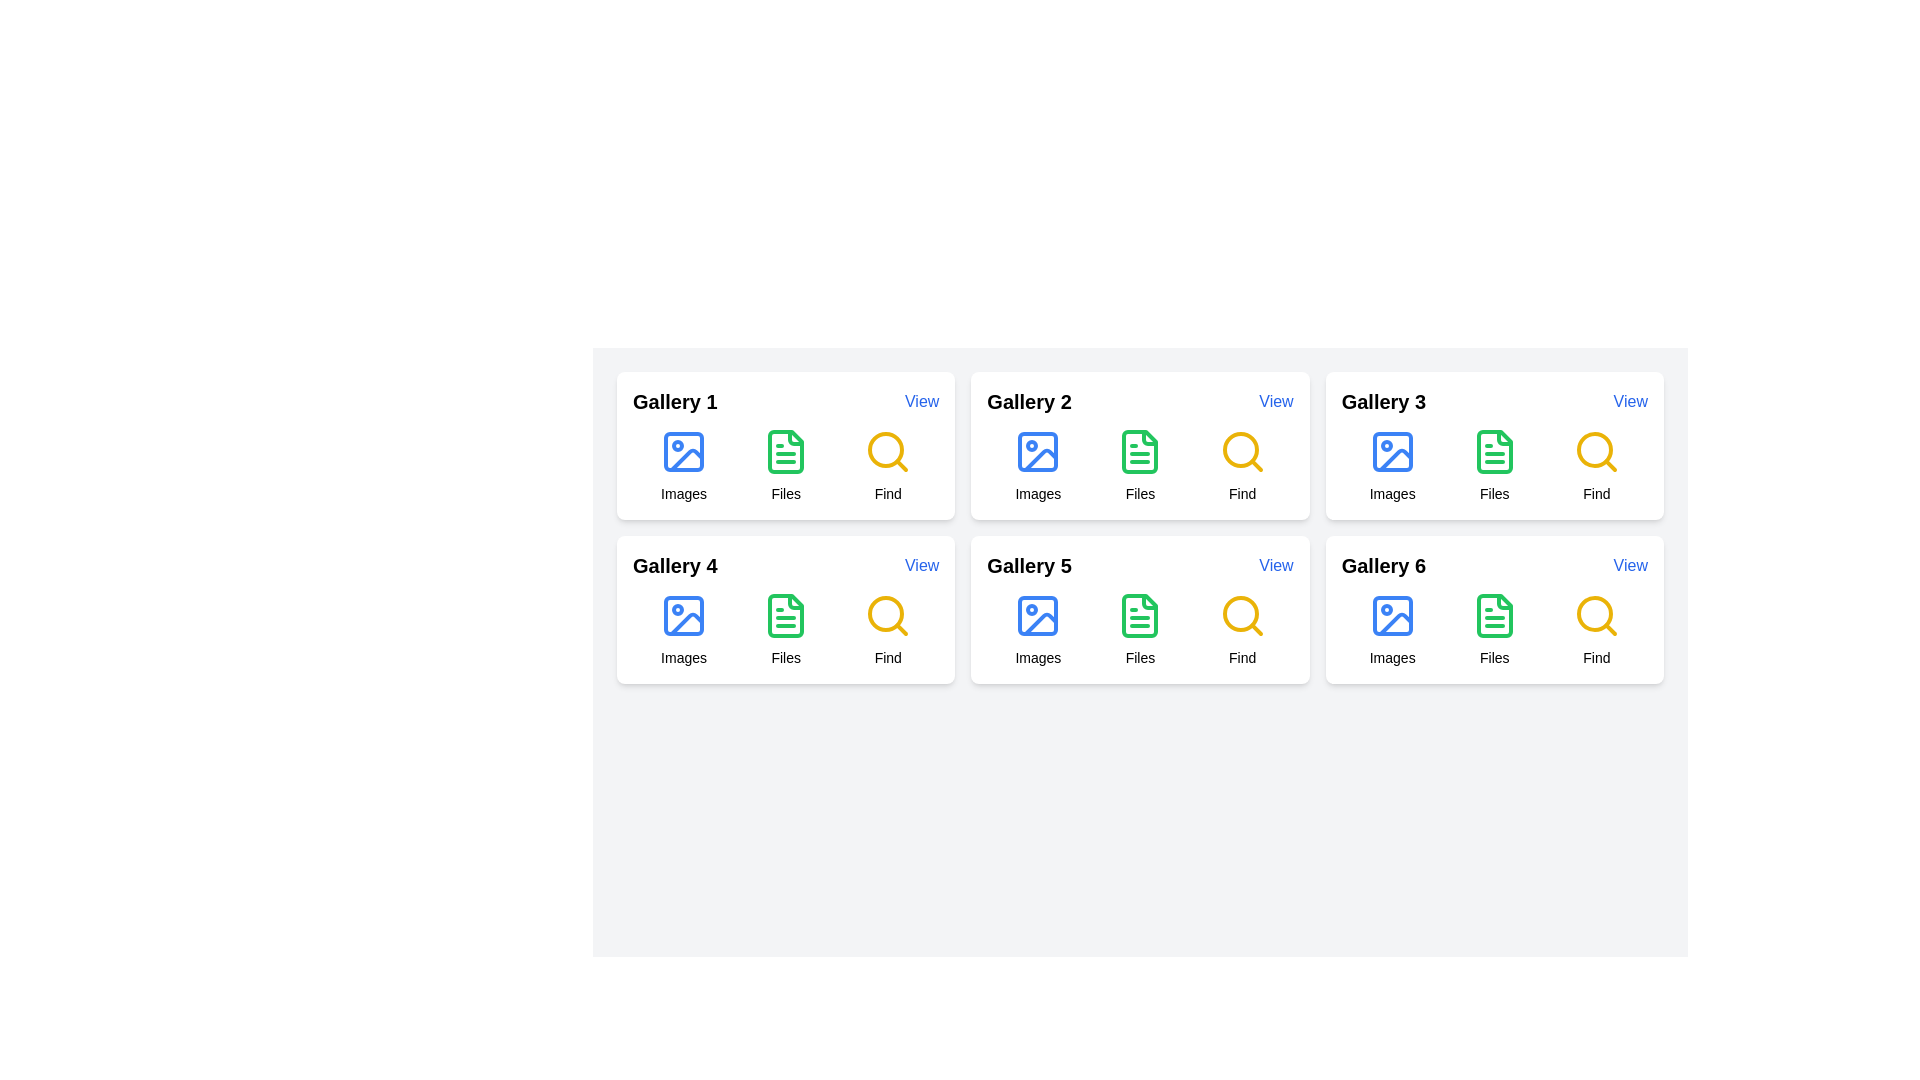 The width and height of the screenshot is (1920, 1080). Describe the element at coordinates (1275, 401) in the screenshot. I see `the navigational link located at the top-right corner of the 'Gallery 2' card` at that location.